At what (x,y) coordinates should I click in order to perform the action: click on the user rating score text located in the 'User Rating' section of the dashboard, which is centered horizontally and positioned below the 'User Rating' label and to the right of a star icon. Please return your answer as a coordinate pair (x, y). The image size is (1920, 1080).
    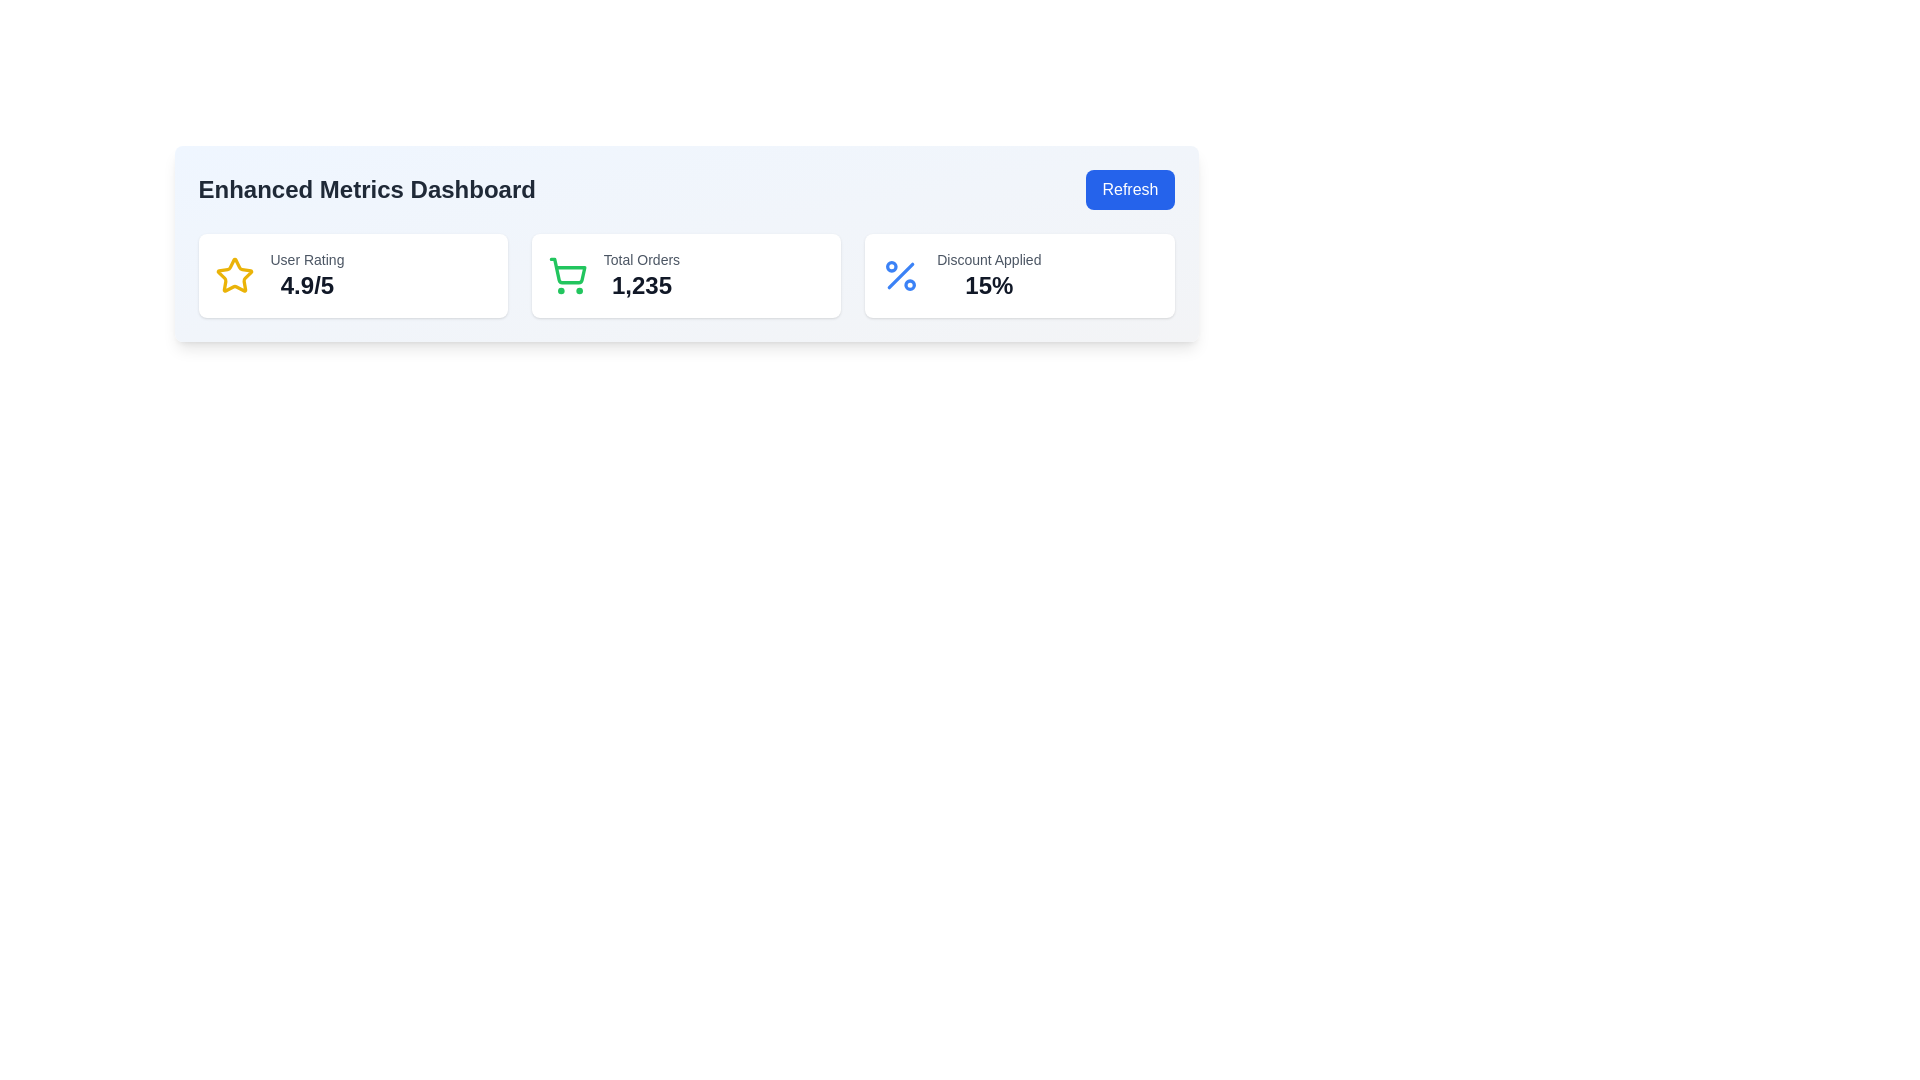
    Looking at the image, I should click on (306, 285).